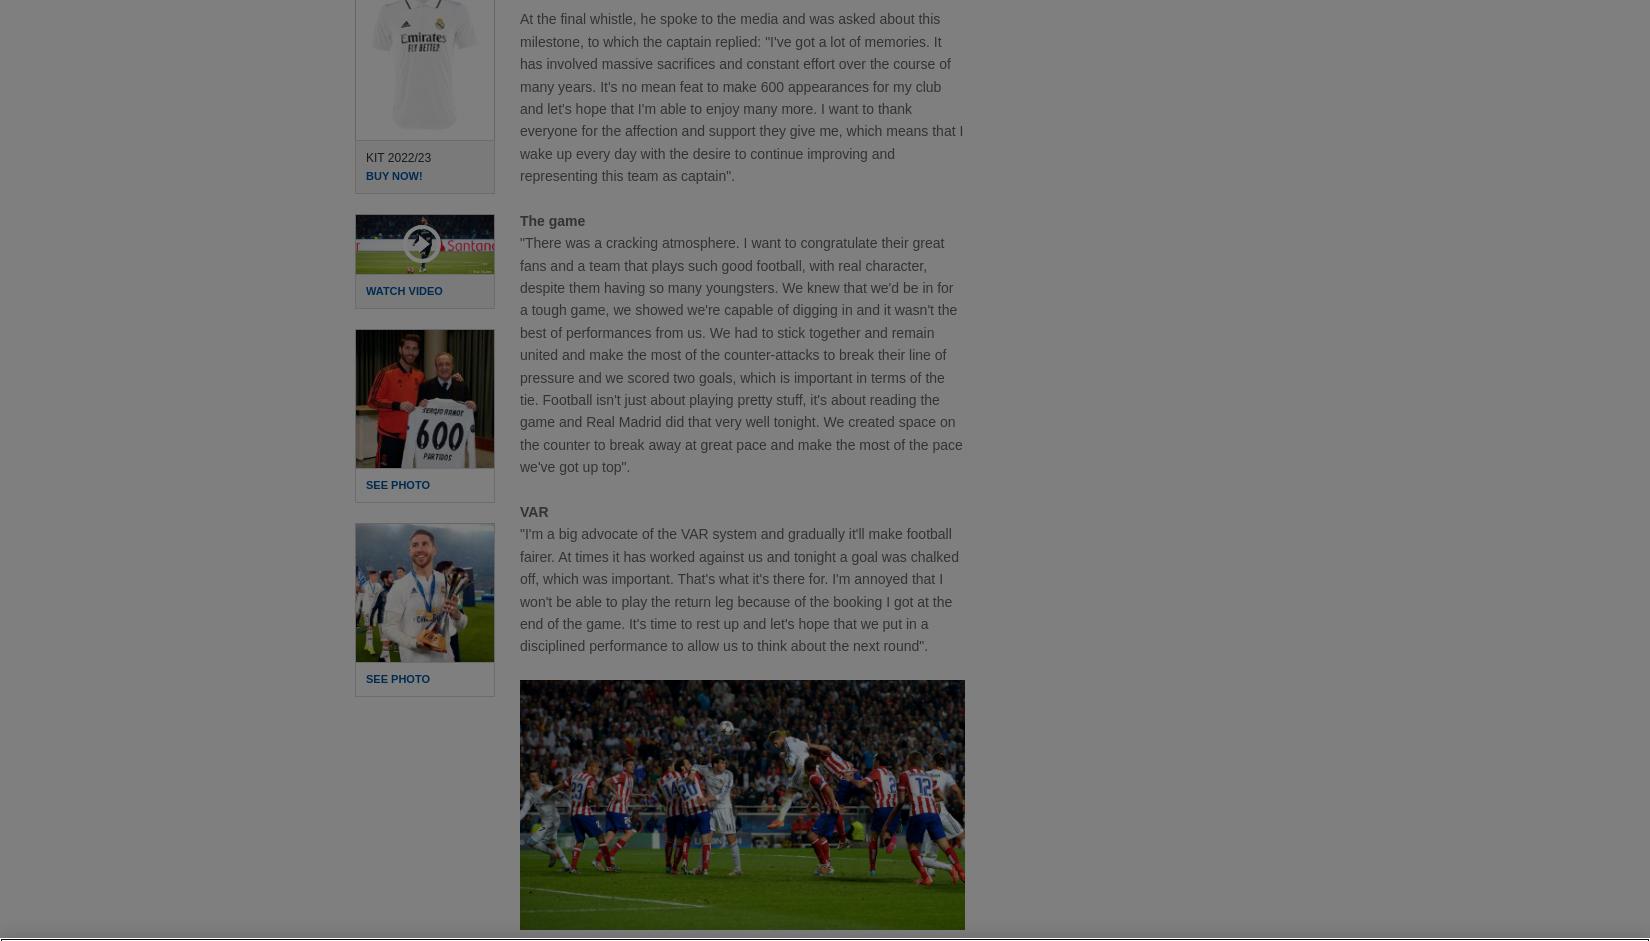 Image resolution: width=1650 pixels, height=941 pixels. What do you see at coordinates (740, 97) in the screenshot?
I see `'At the final whistle, he spoke to the media and was asked about this milestone, to which the captain replied: "I've got a lot of memories. It has involved massive sacrifices and constant effort over the course of many years. It's no mean feat to make 600 appearances for my club and let's hope that I'm able to enjoy many more. I want to thank everyone for the affection and support they give me, which means that I wake up every day with the desire to continue improving and representing this team as captain".'` at bounding box center [740, 97].